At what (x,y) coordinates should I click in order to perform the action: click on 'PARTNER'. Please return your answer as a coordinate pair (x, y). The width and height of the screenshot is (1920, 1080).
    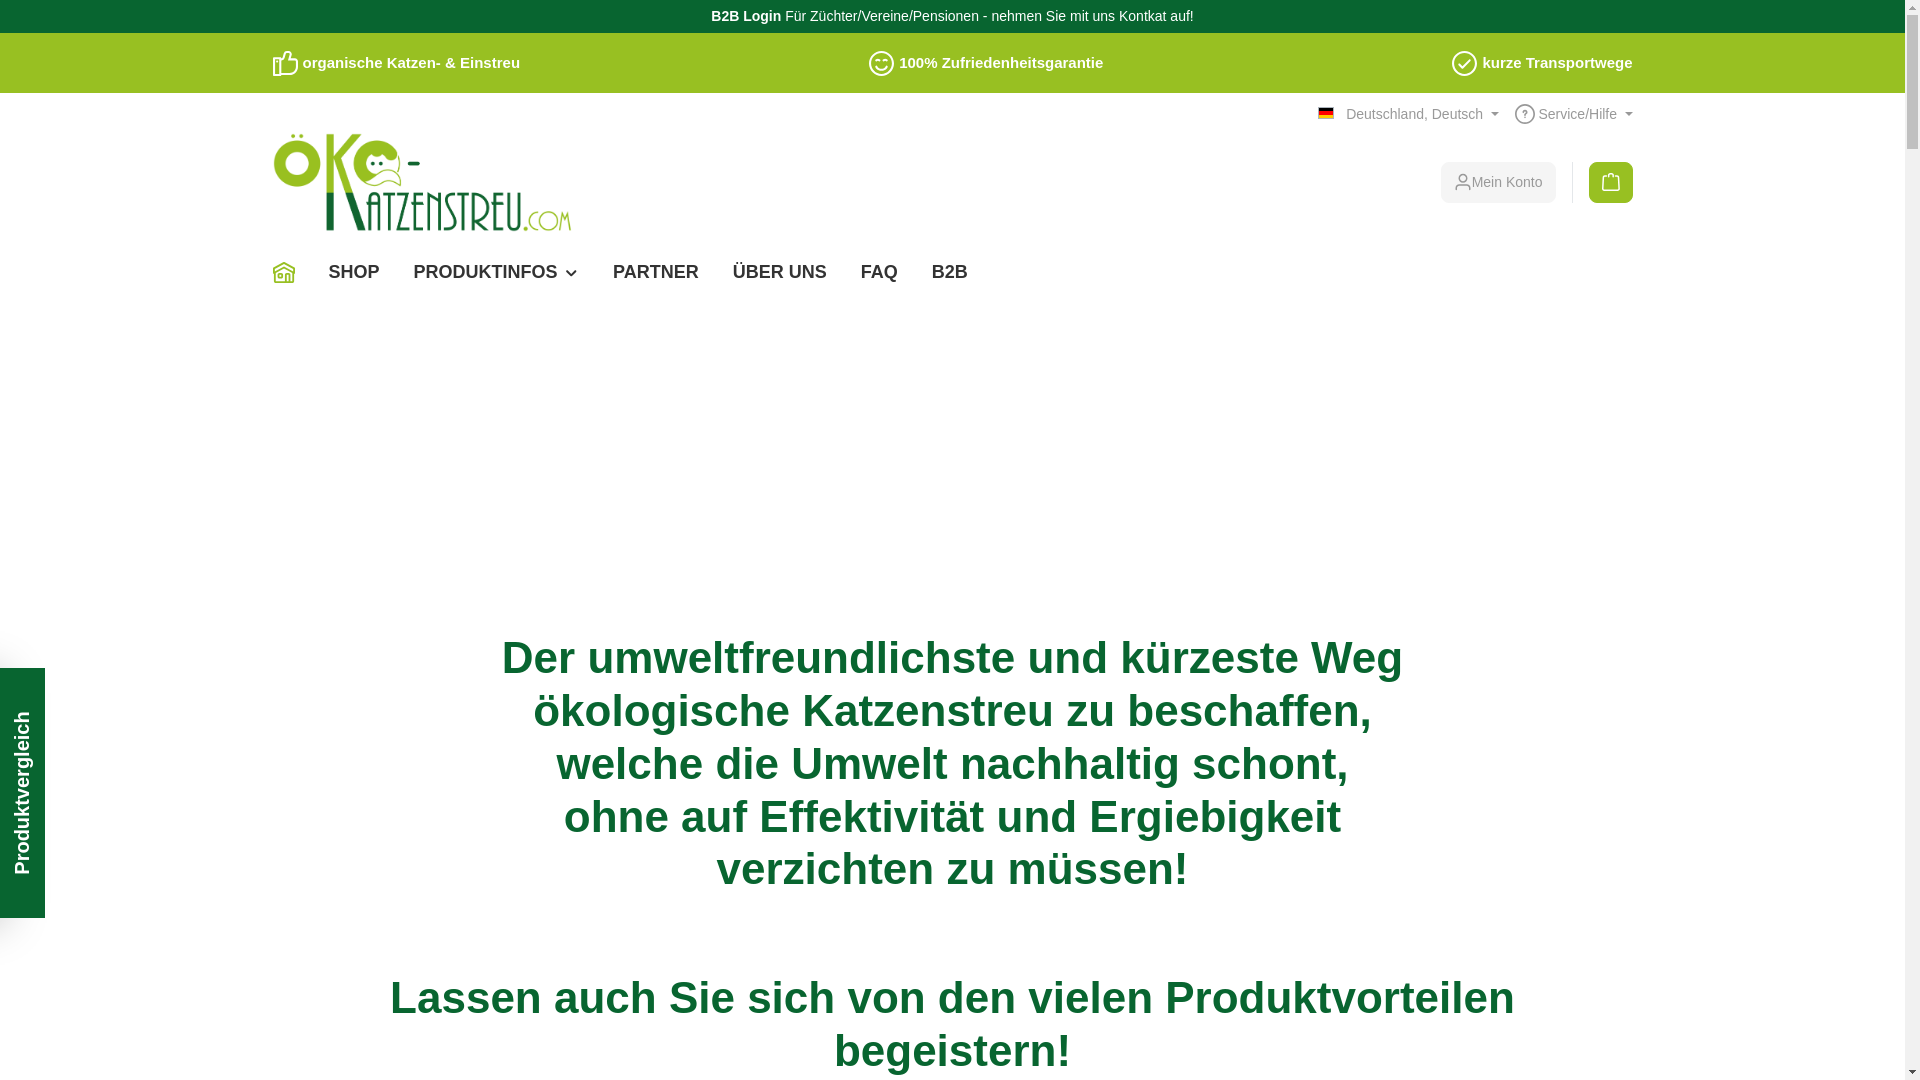
    Looking at the image, I should click on (594, 272).